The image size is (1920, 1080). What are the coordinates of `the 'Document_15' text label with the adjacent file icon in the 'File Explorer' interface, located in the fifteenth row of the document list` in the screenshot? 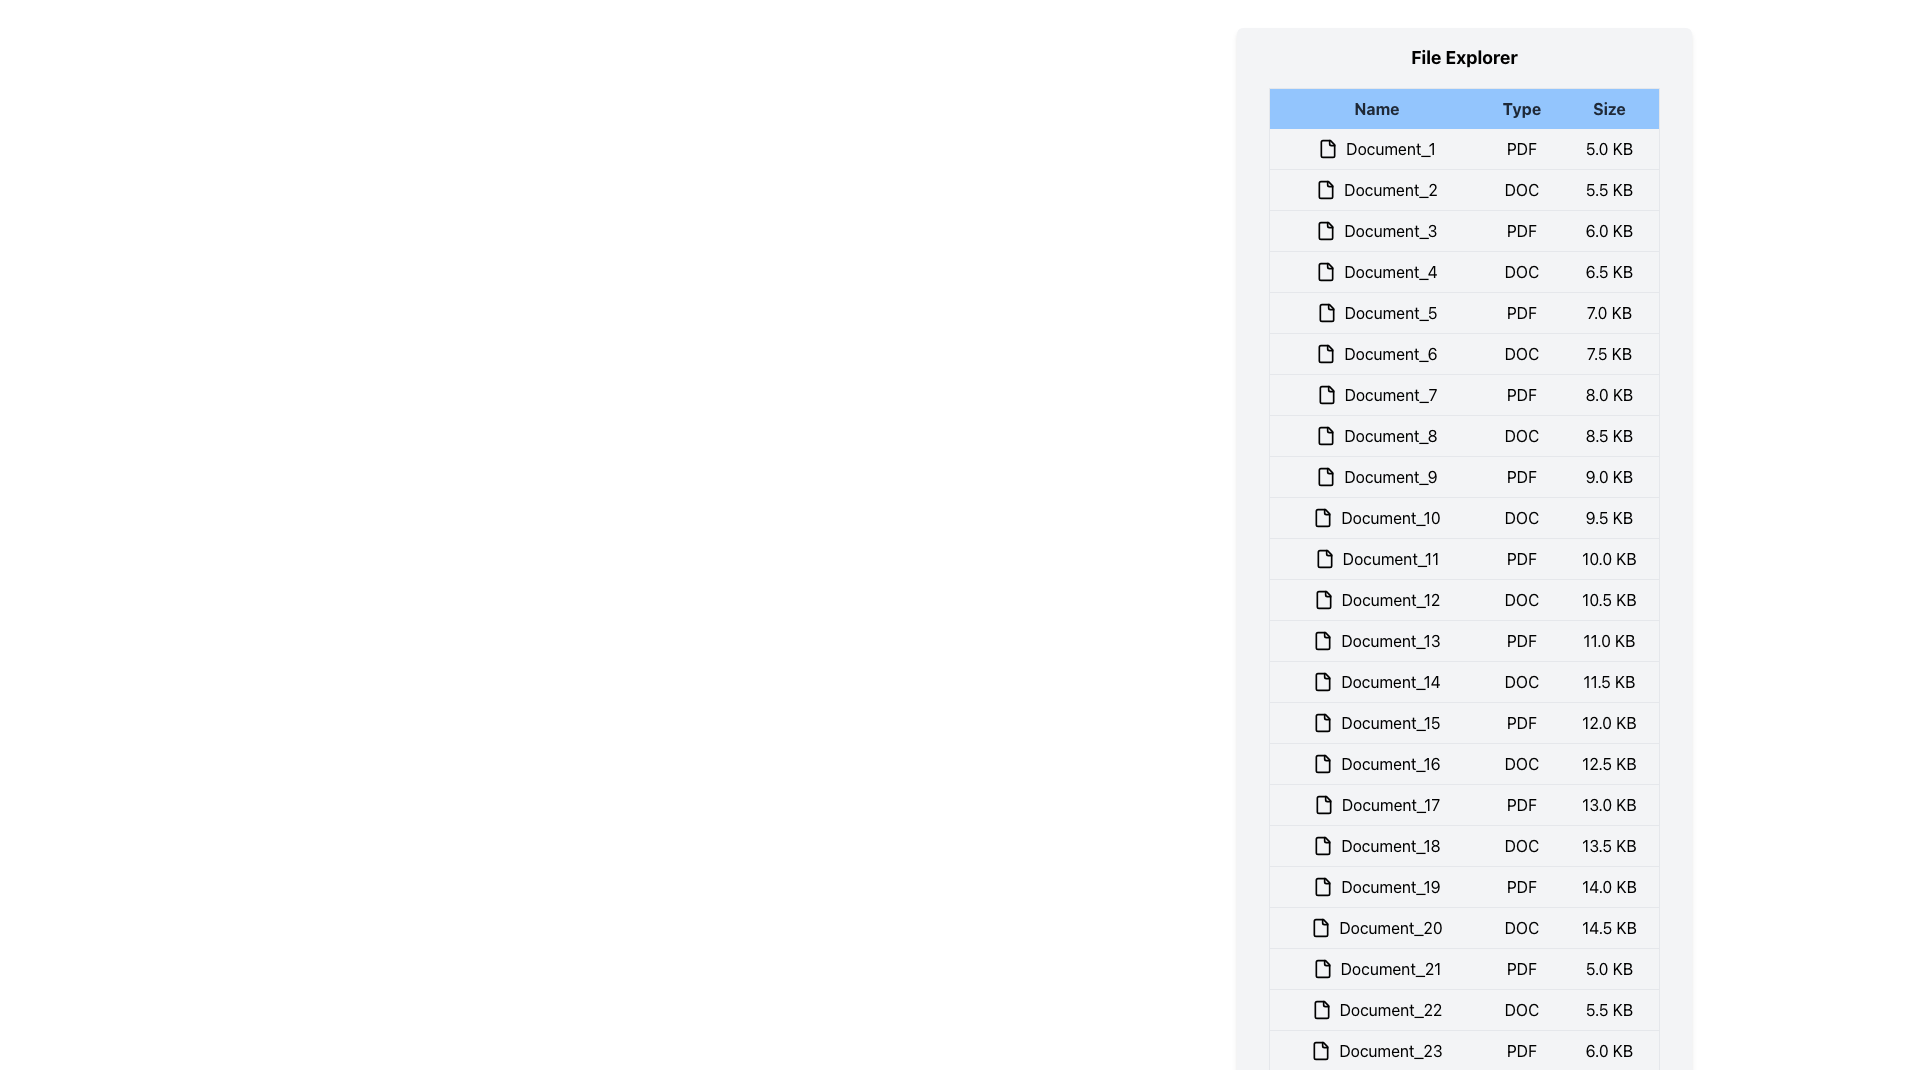 It's located at (1376, 722).